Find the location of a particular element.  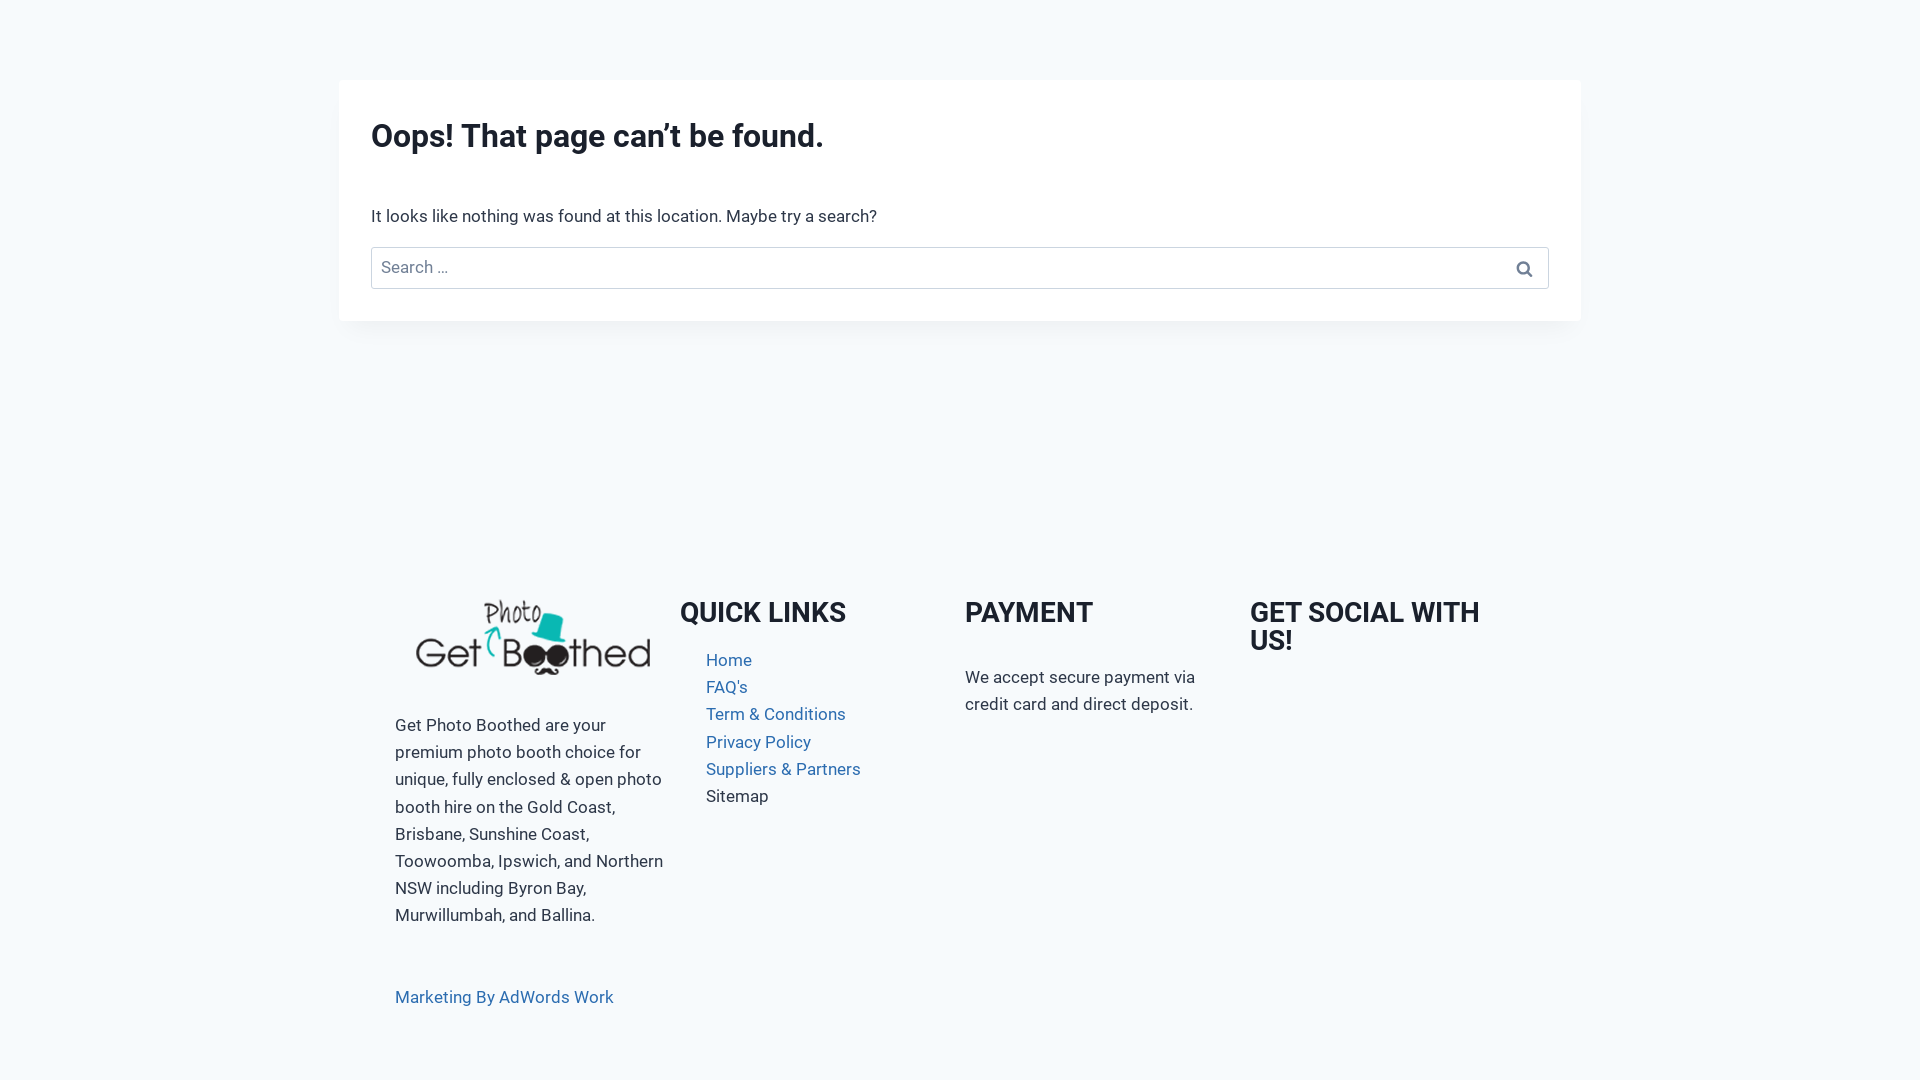

'Marketing By AdWords Work' is located at coordinates (504, 995).